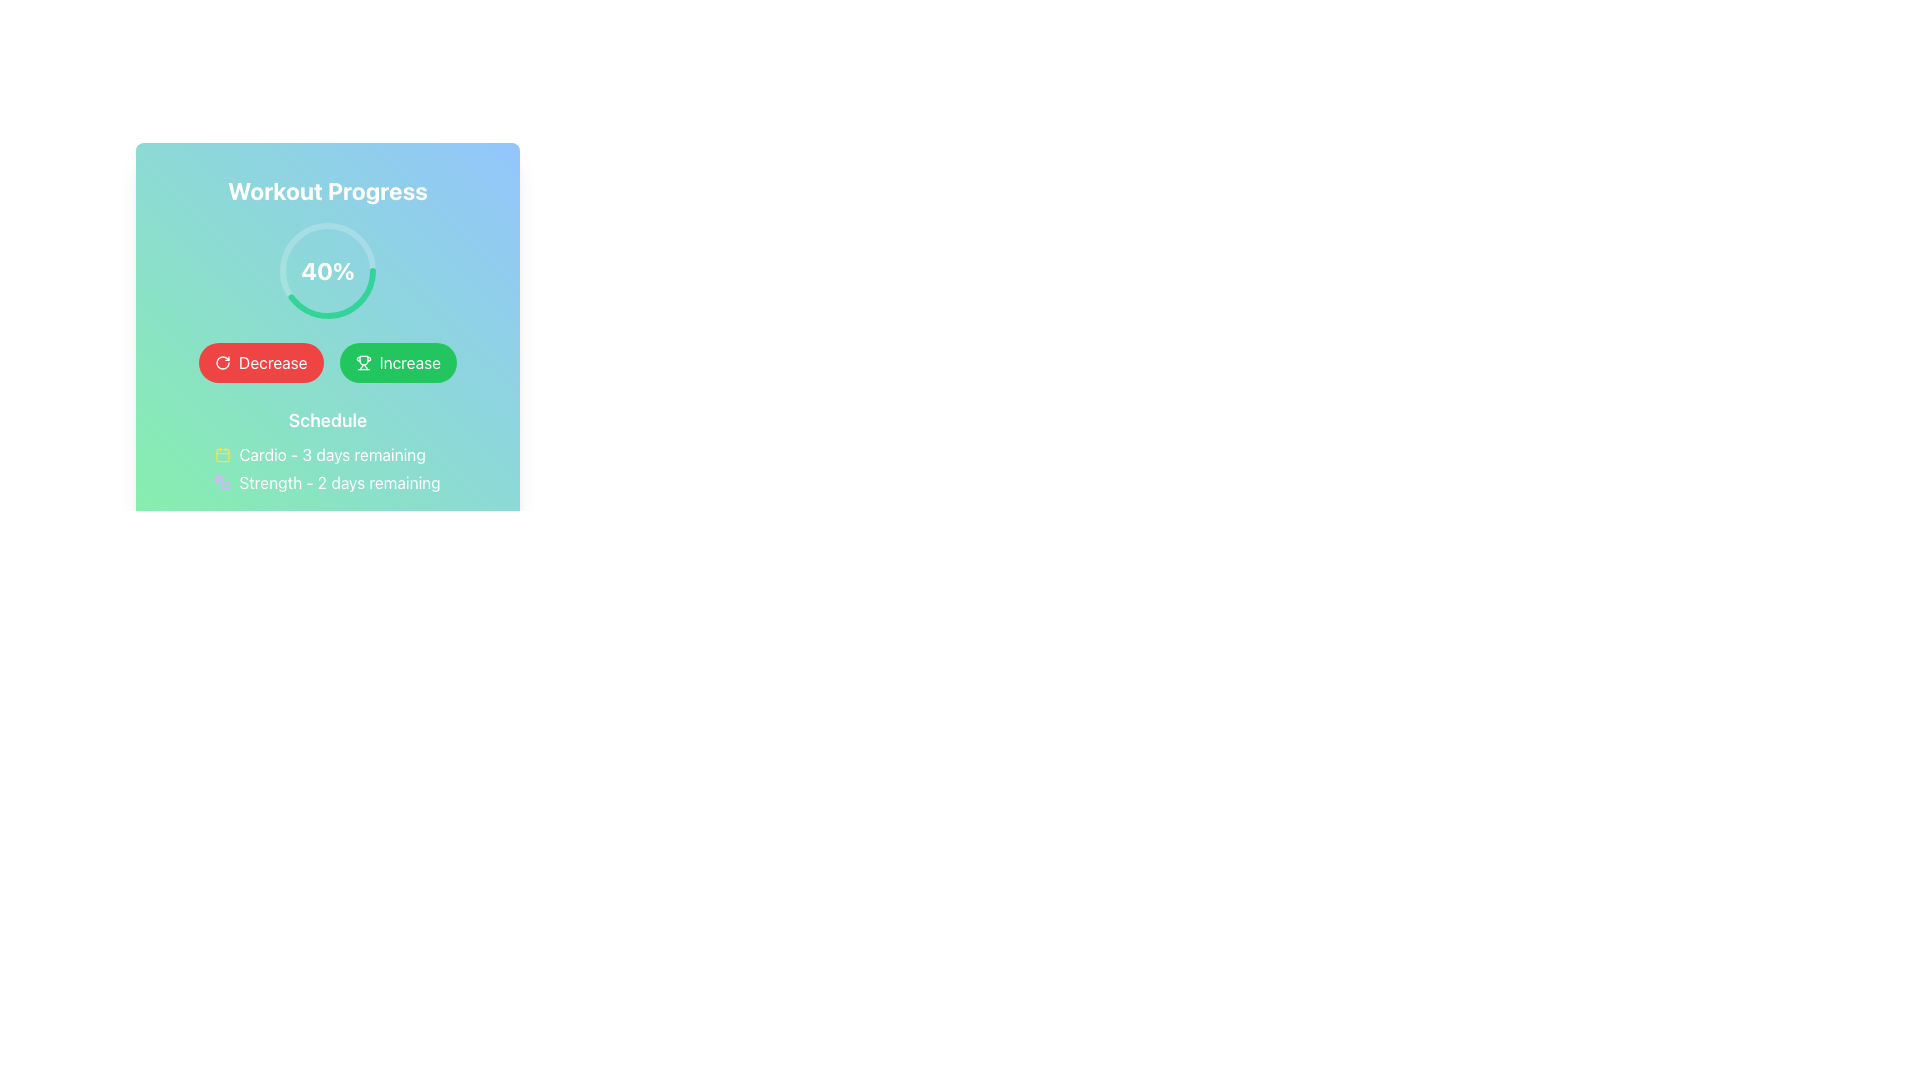 The width and height of the screenshot is (1920, 1080). I want to click on the calendar icon located to the left of the text 'Cardio - 3 days remaining' in the 'Schedule' section, so click(223, 455).